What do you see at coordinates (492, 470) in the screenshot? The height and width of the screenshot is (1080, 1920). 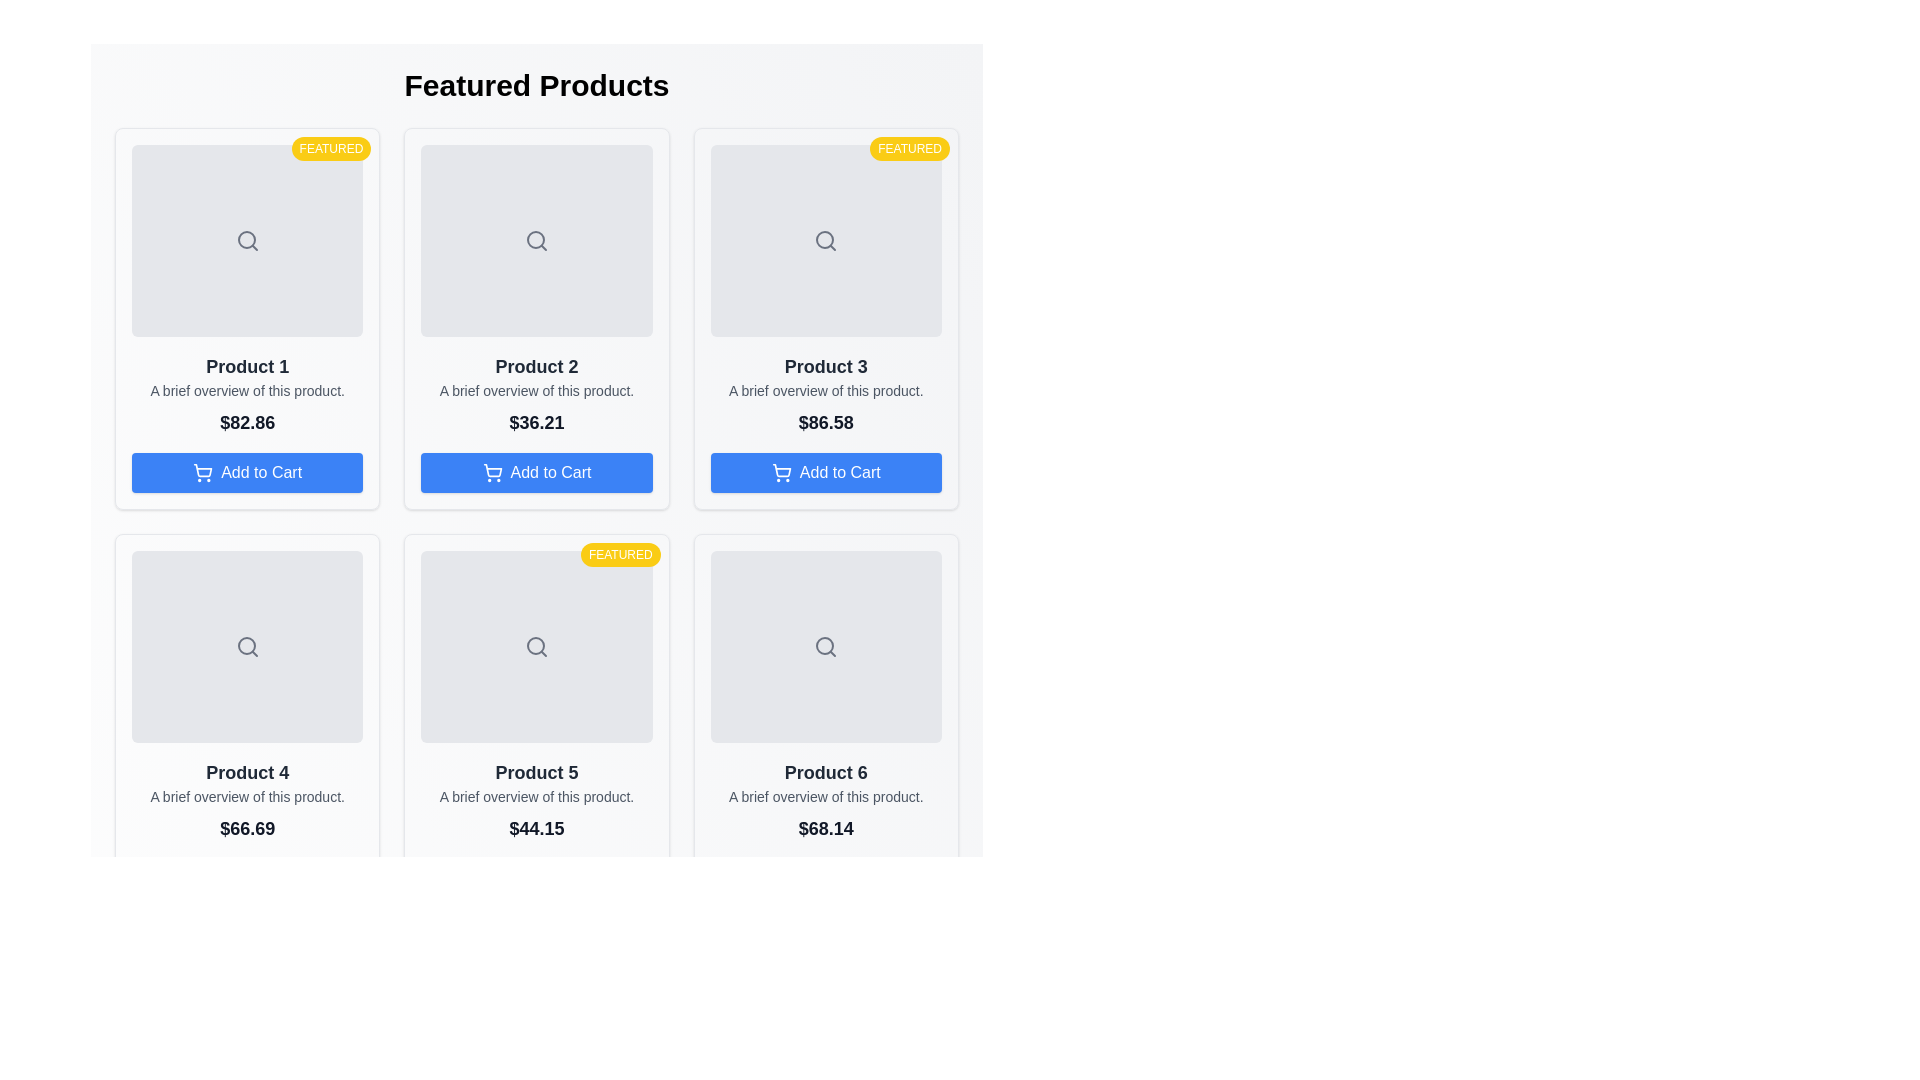 I see `the icon` at bounding box center [492, 470].